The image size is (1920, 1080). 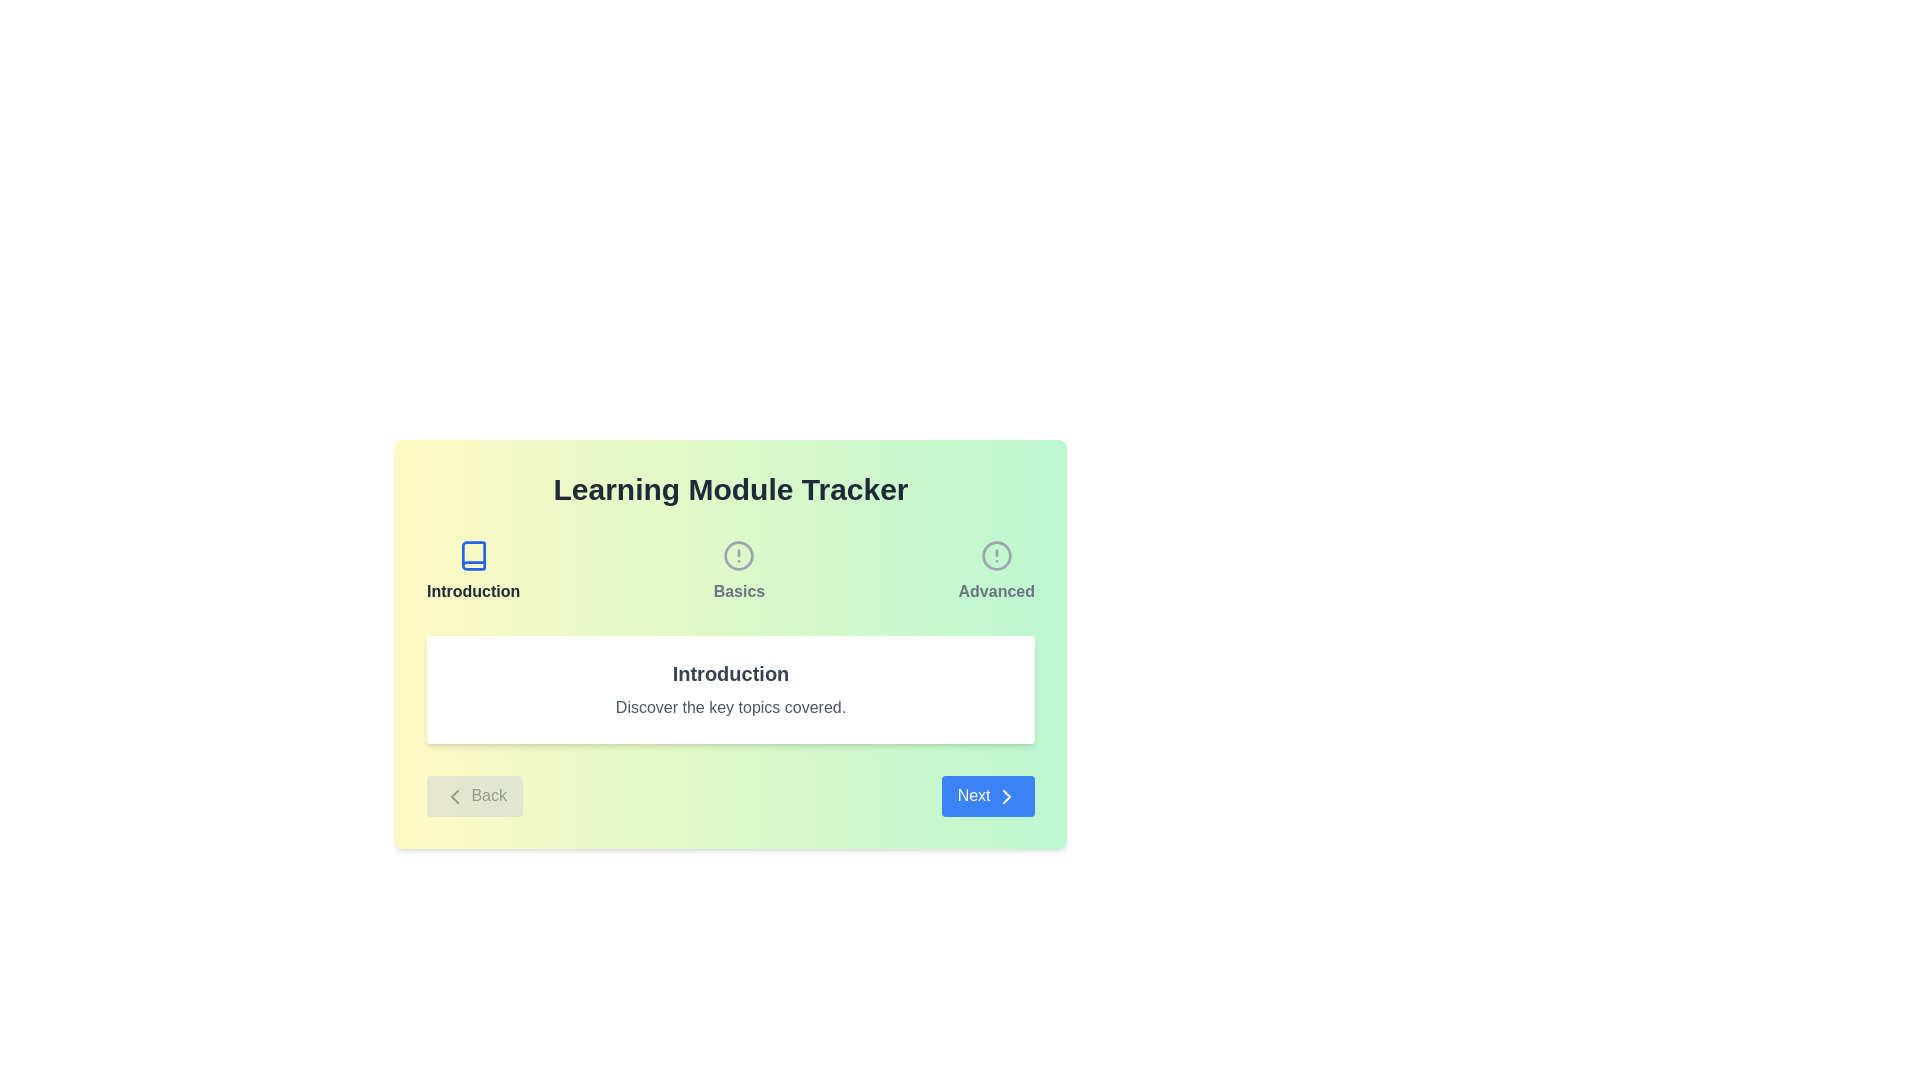 I want to click on the text label that serves as a title or heading for the section, located in the central area of the interface above the text 'Discover the key topics covered.', so click(x=729, y=674).